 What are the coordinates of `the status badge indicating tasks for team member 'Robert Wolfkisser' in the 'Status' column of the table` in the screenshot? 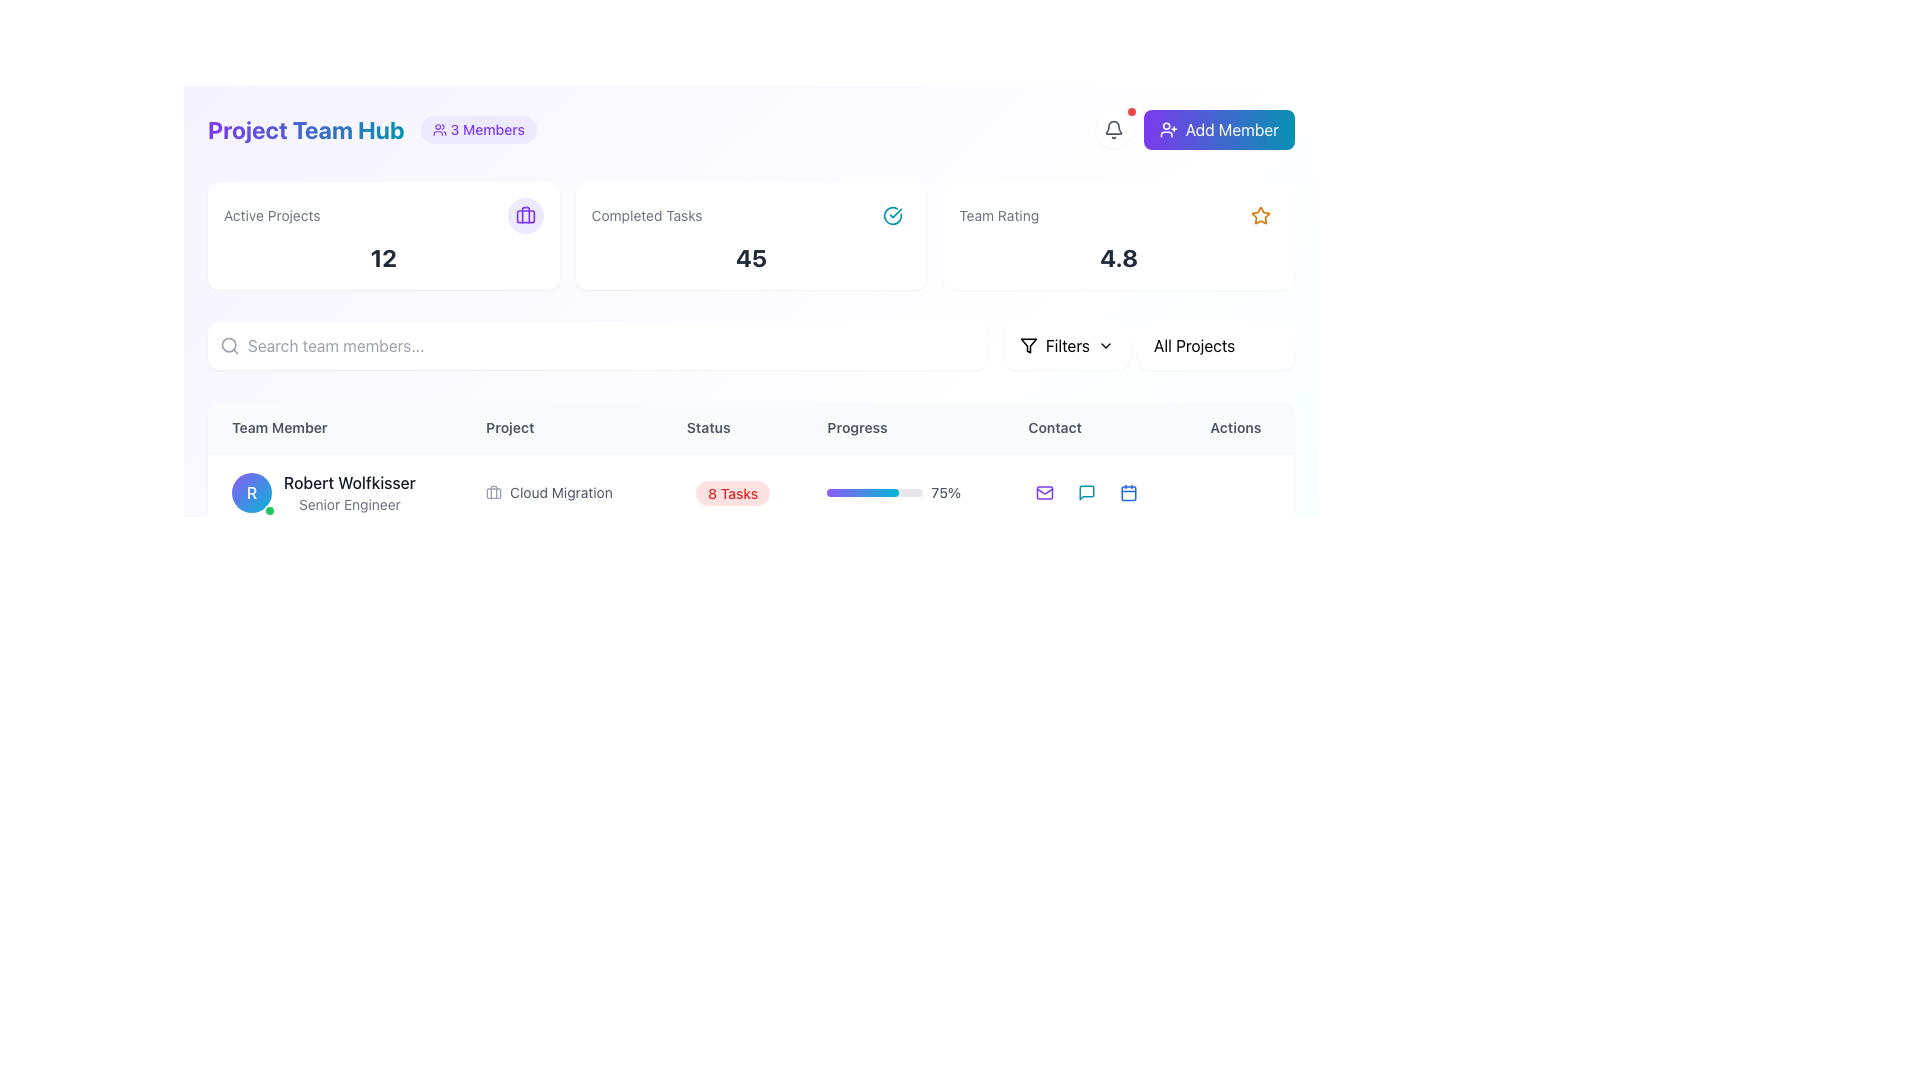 It's located at (732, 493).